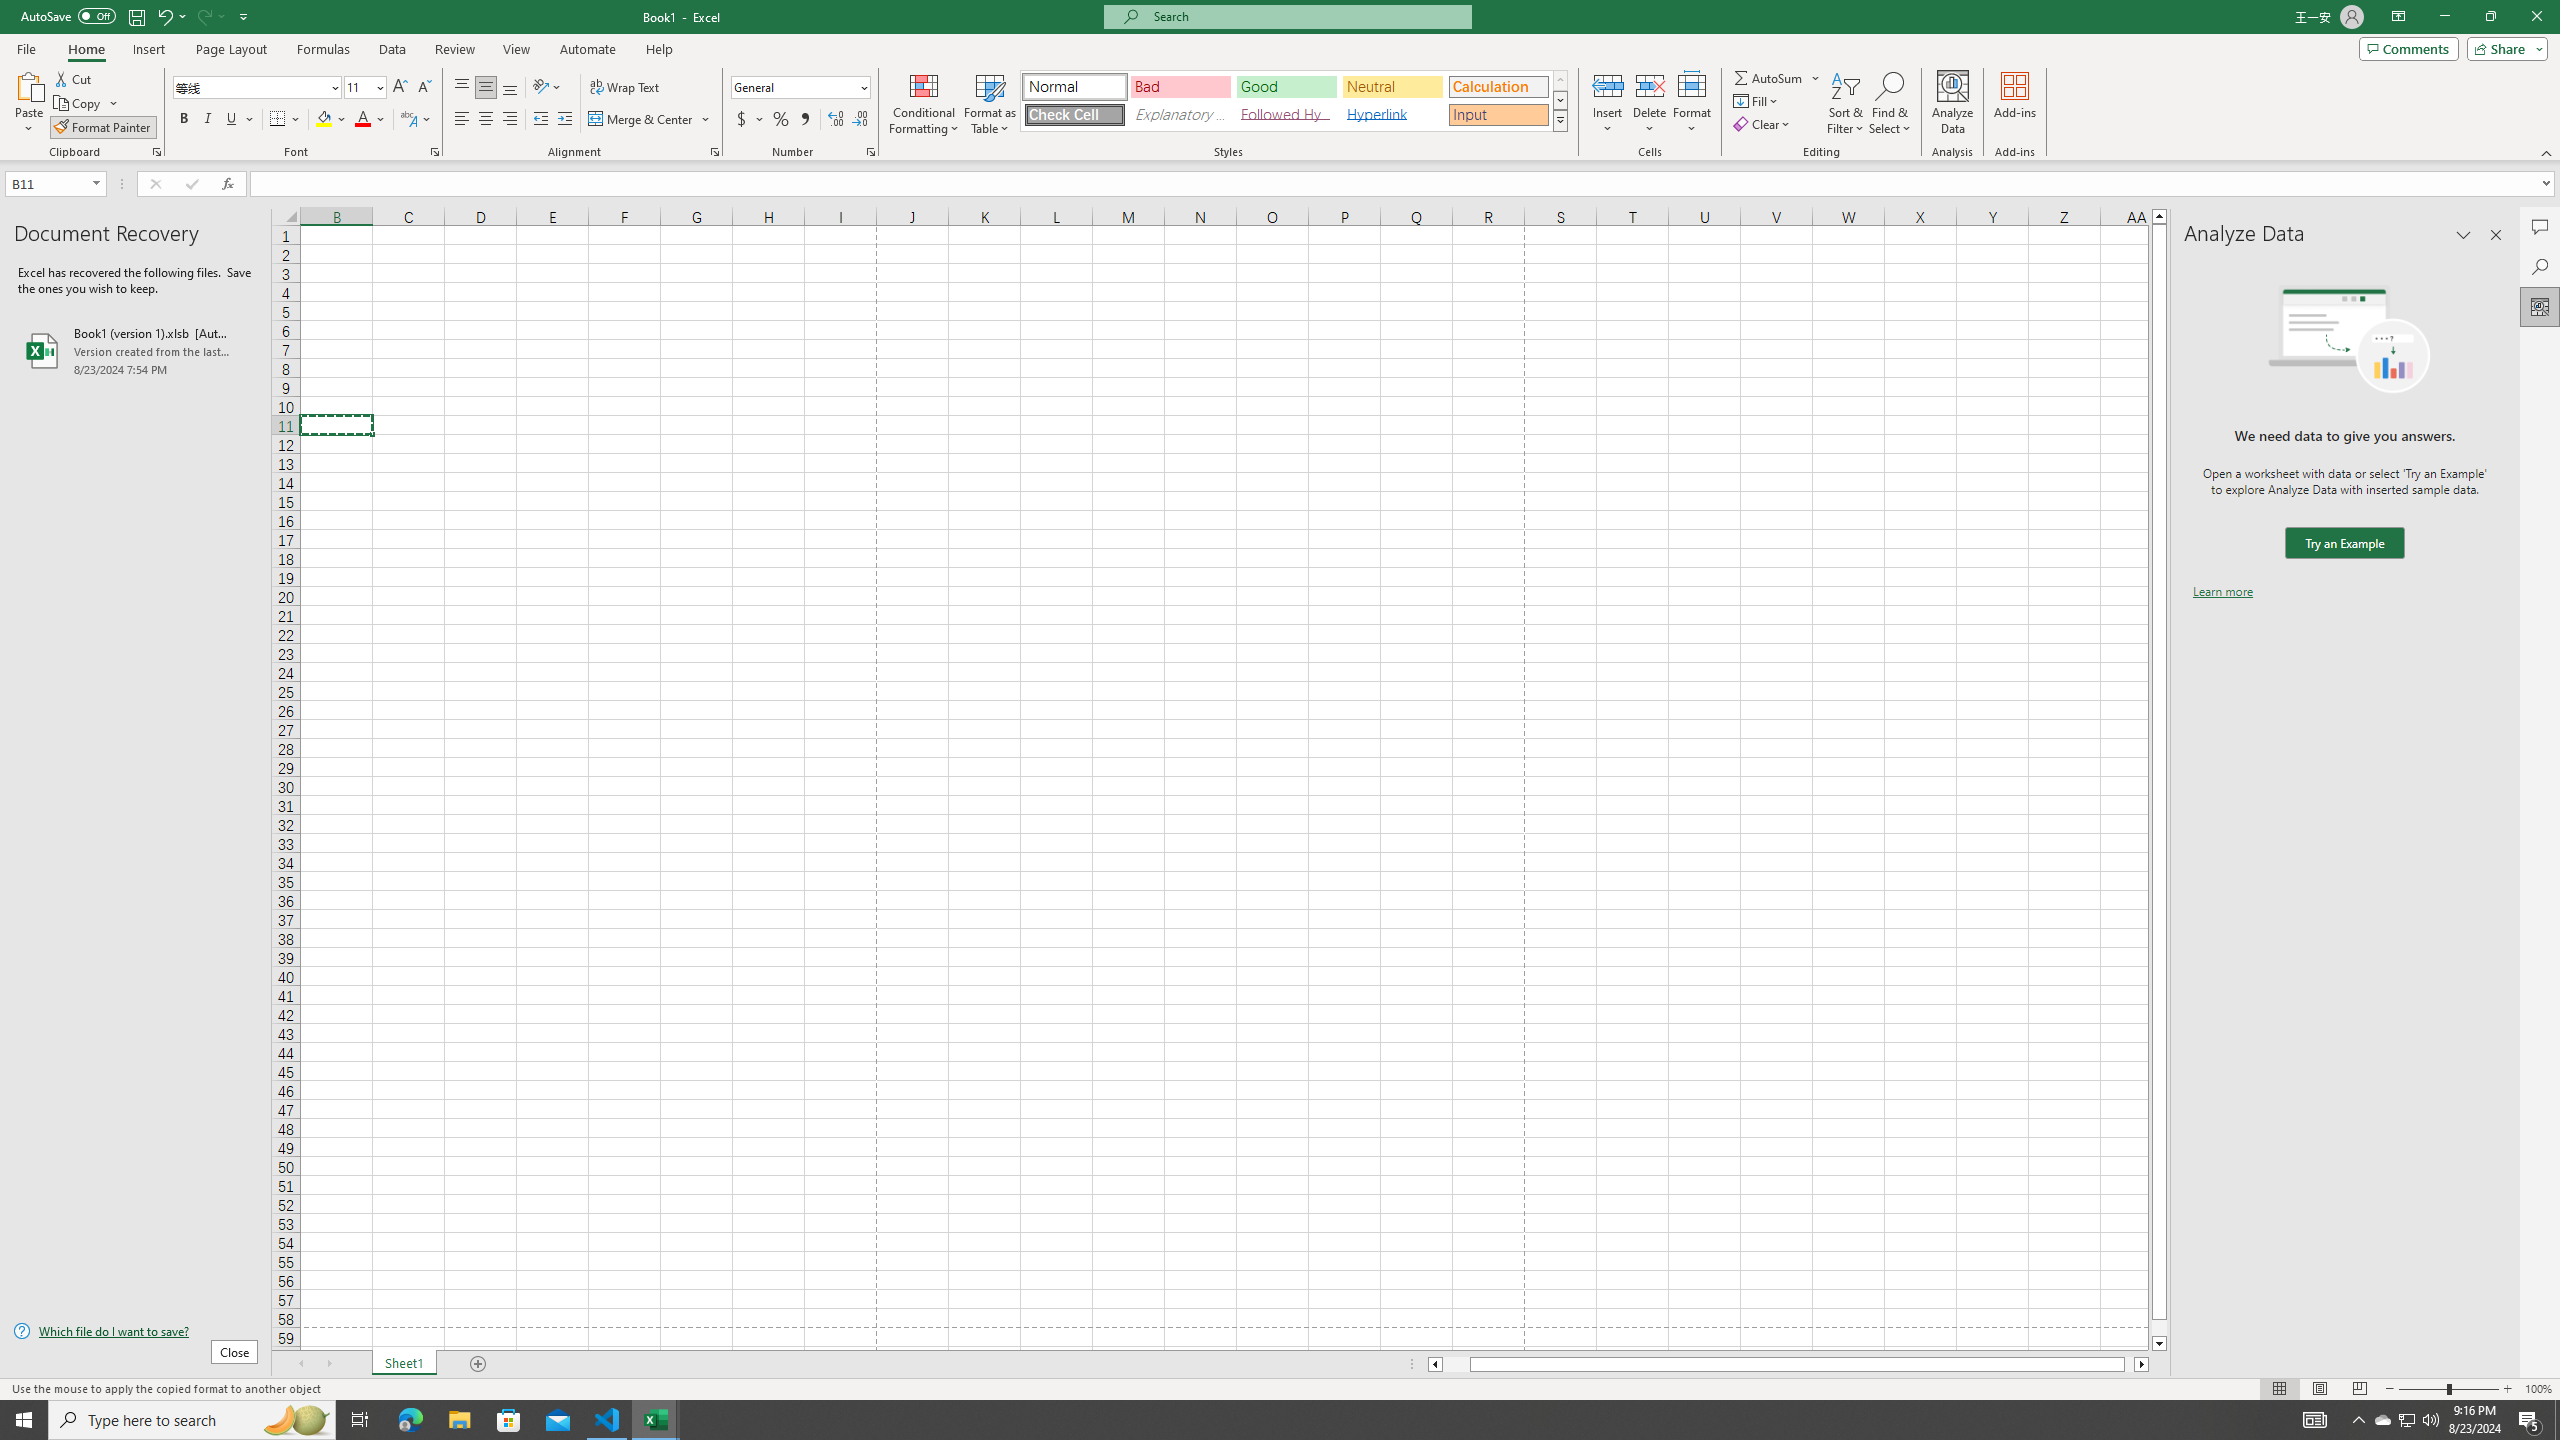 The height and width of the screenshot is (1440, 2560). I want to click on 'Accounting Number Format', so click(741, 118).